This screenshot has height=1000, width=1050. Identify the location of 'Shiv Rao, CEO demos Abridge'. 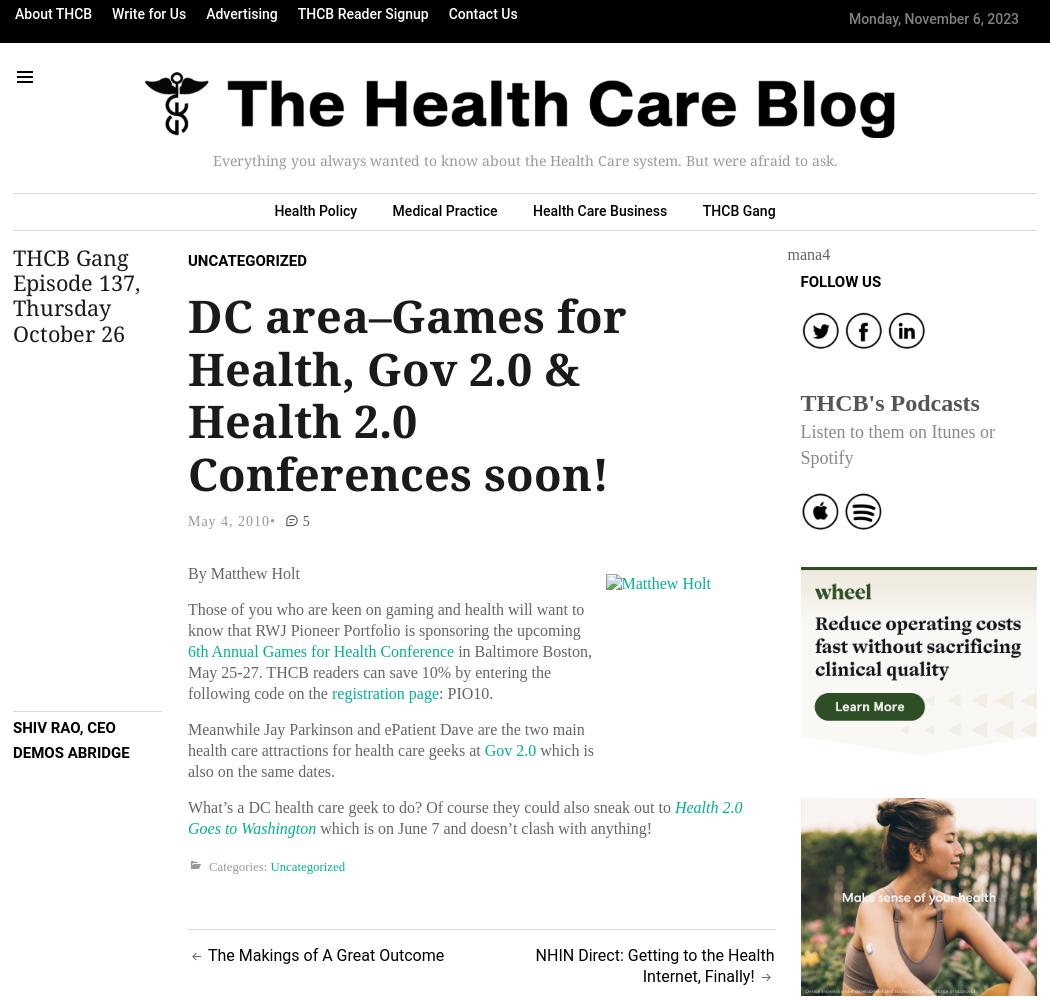
(69, 738).